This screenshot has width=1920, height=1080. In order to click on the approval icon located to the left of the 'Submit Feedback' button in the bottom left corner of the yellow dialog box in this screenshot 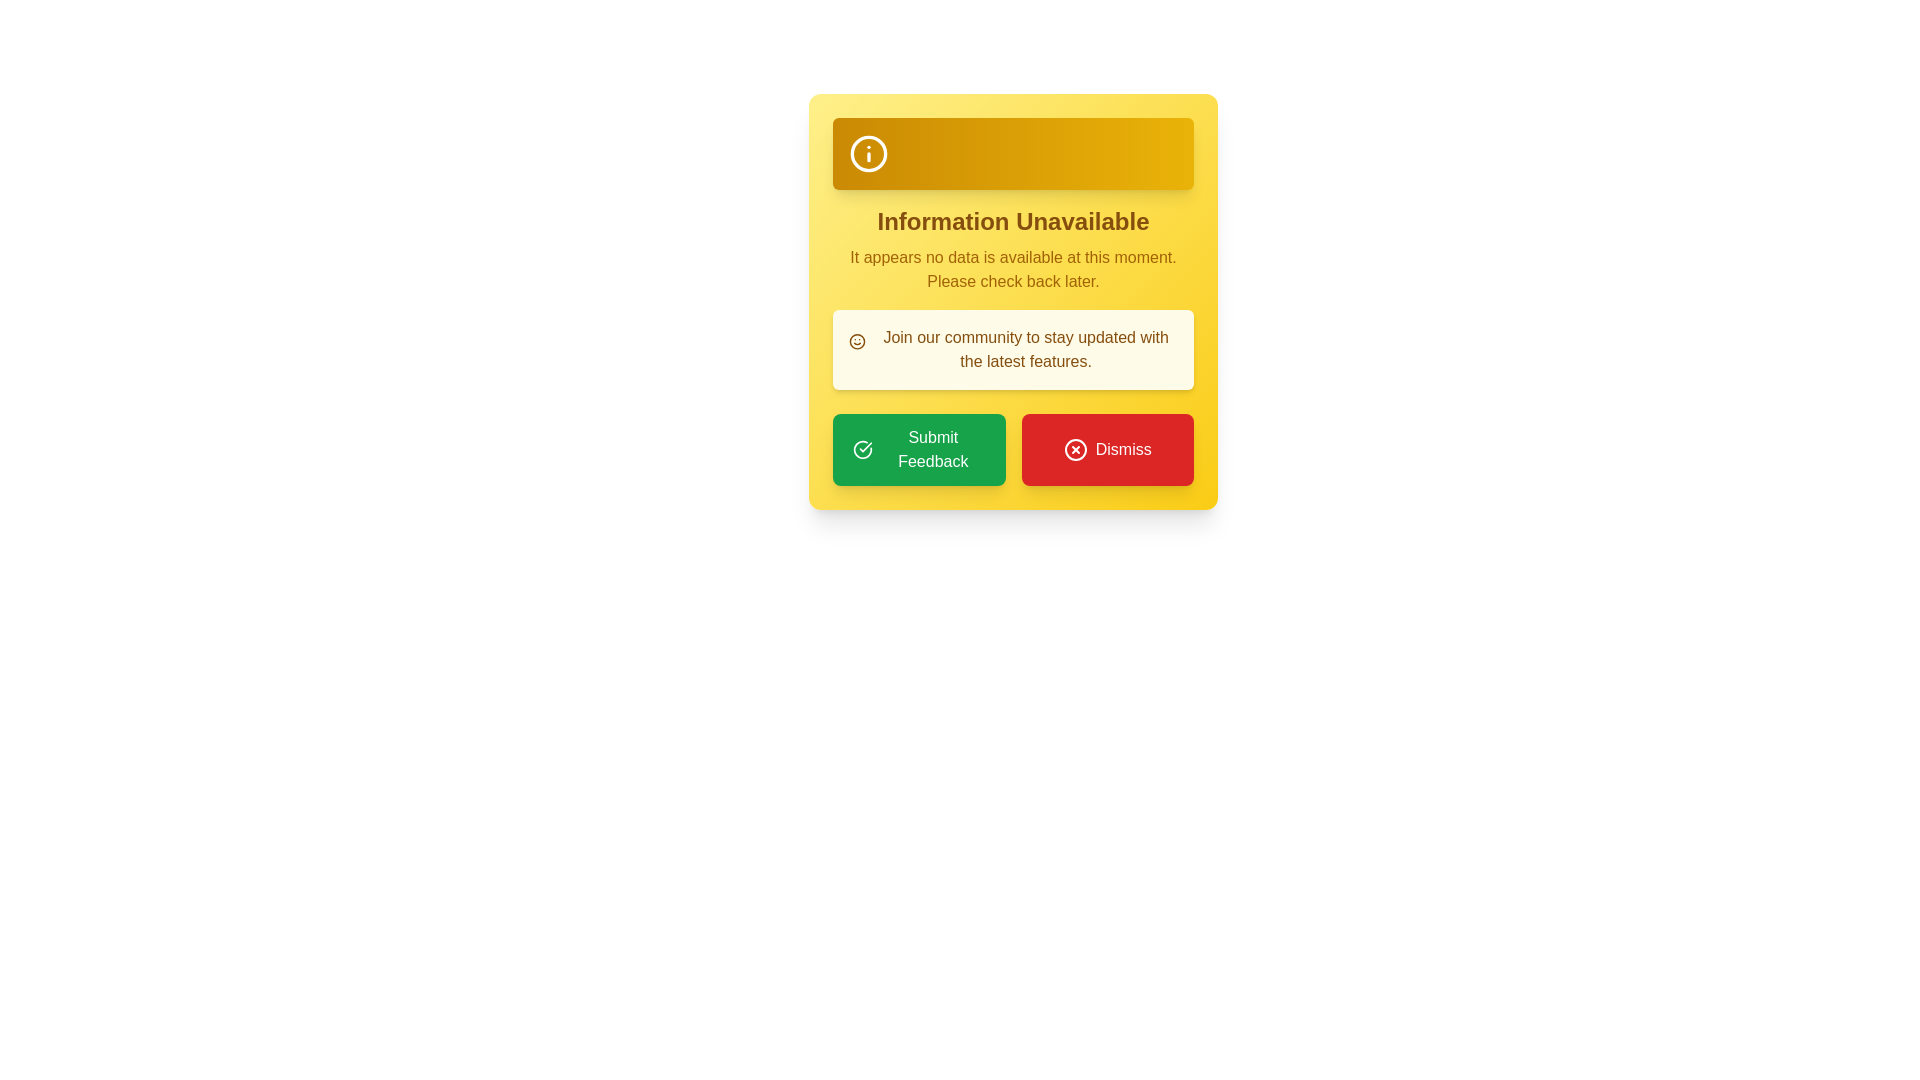, I will do `click(863, 450)`.